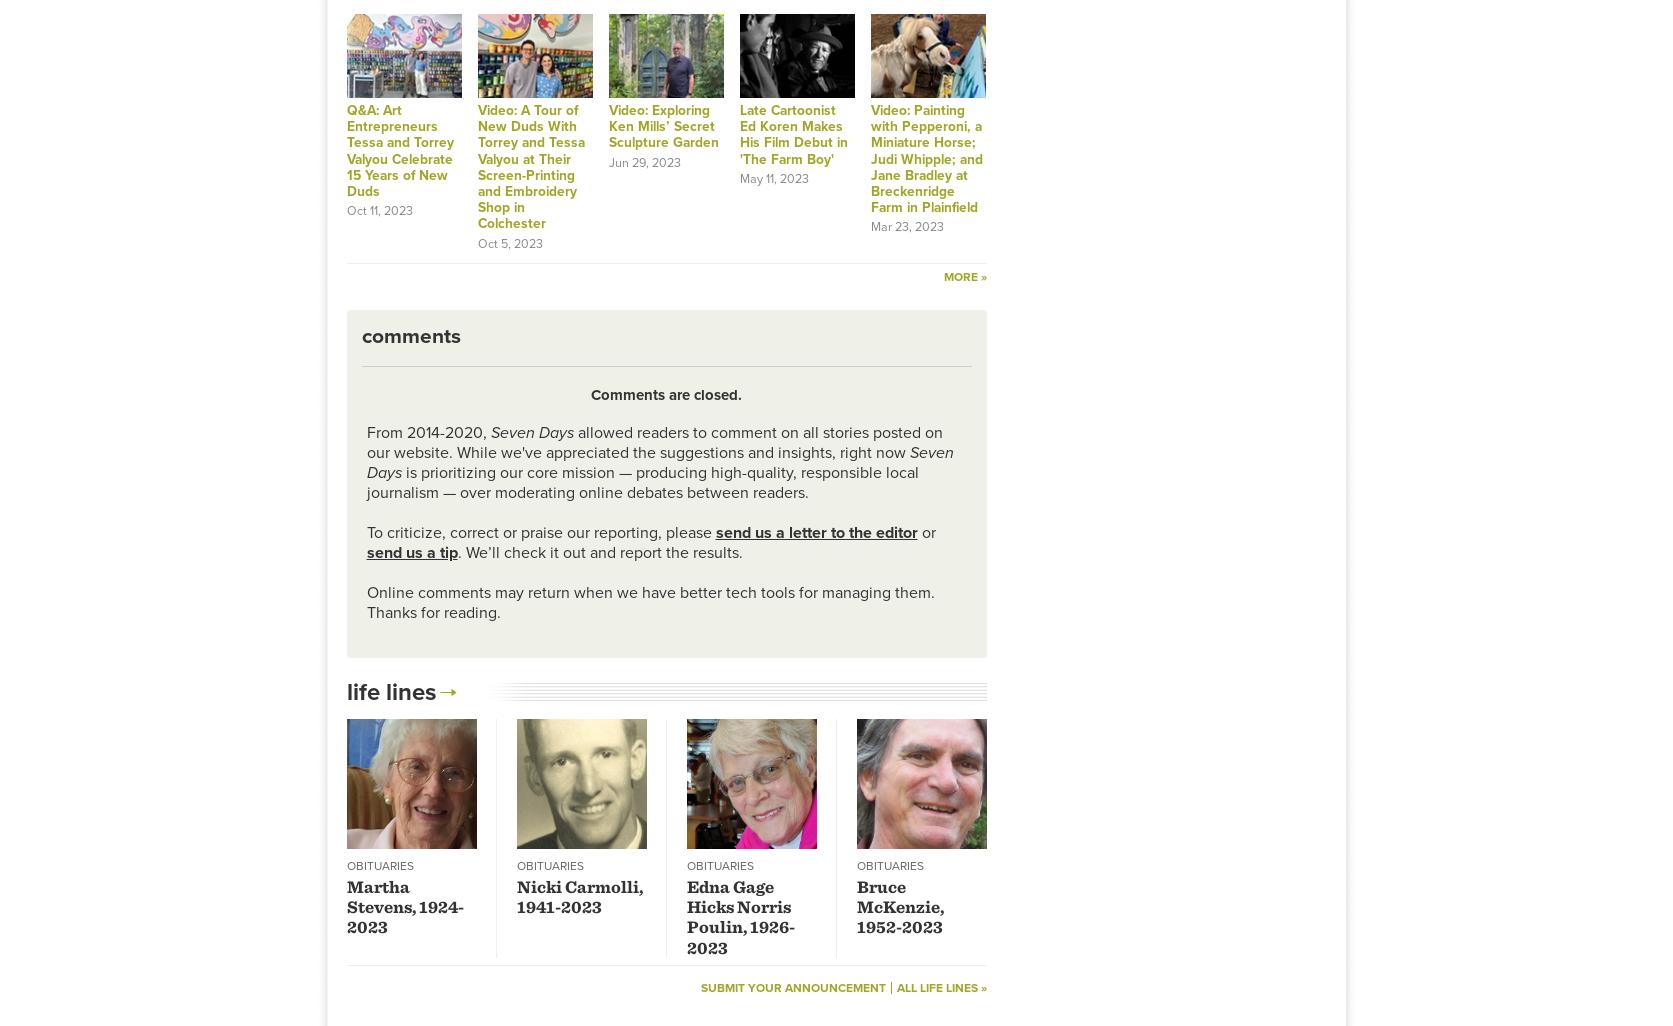 The image size is (1673, 1026). Describe the element at coordinates (426, 432) in the screenshot. I see `'From 2014-2020,'` at that location.